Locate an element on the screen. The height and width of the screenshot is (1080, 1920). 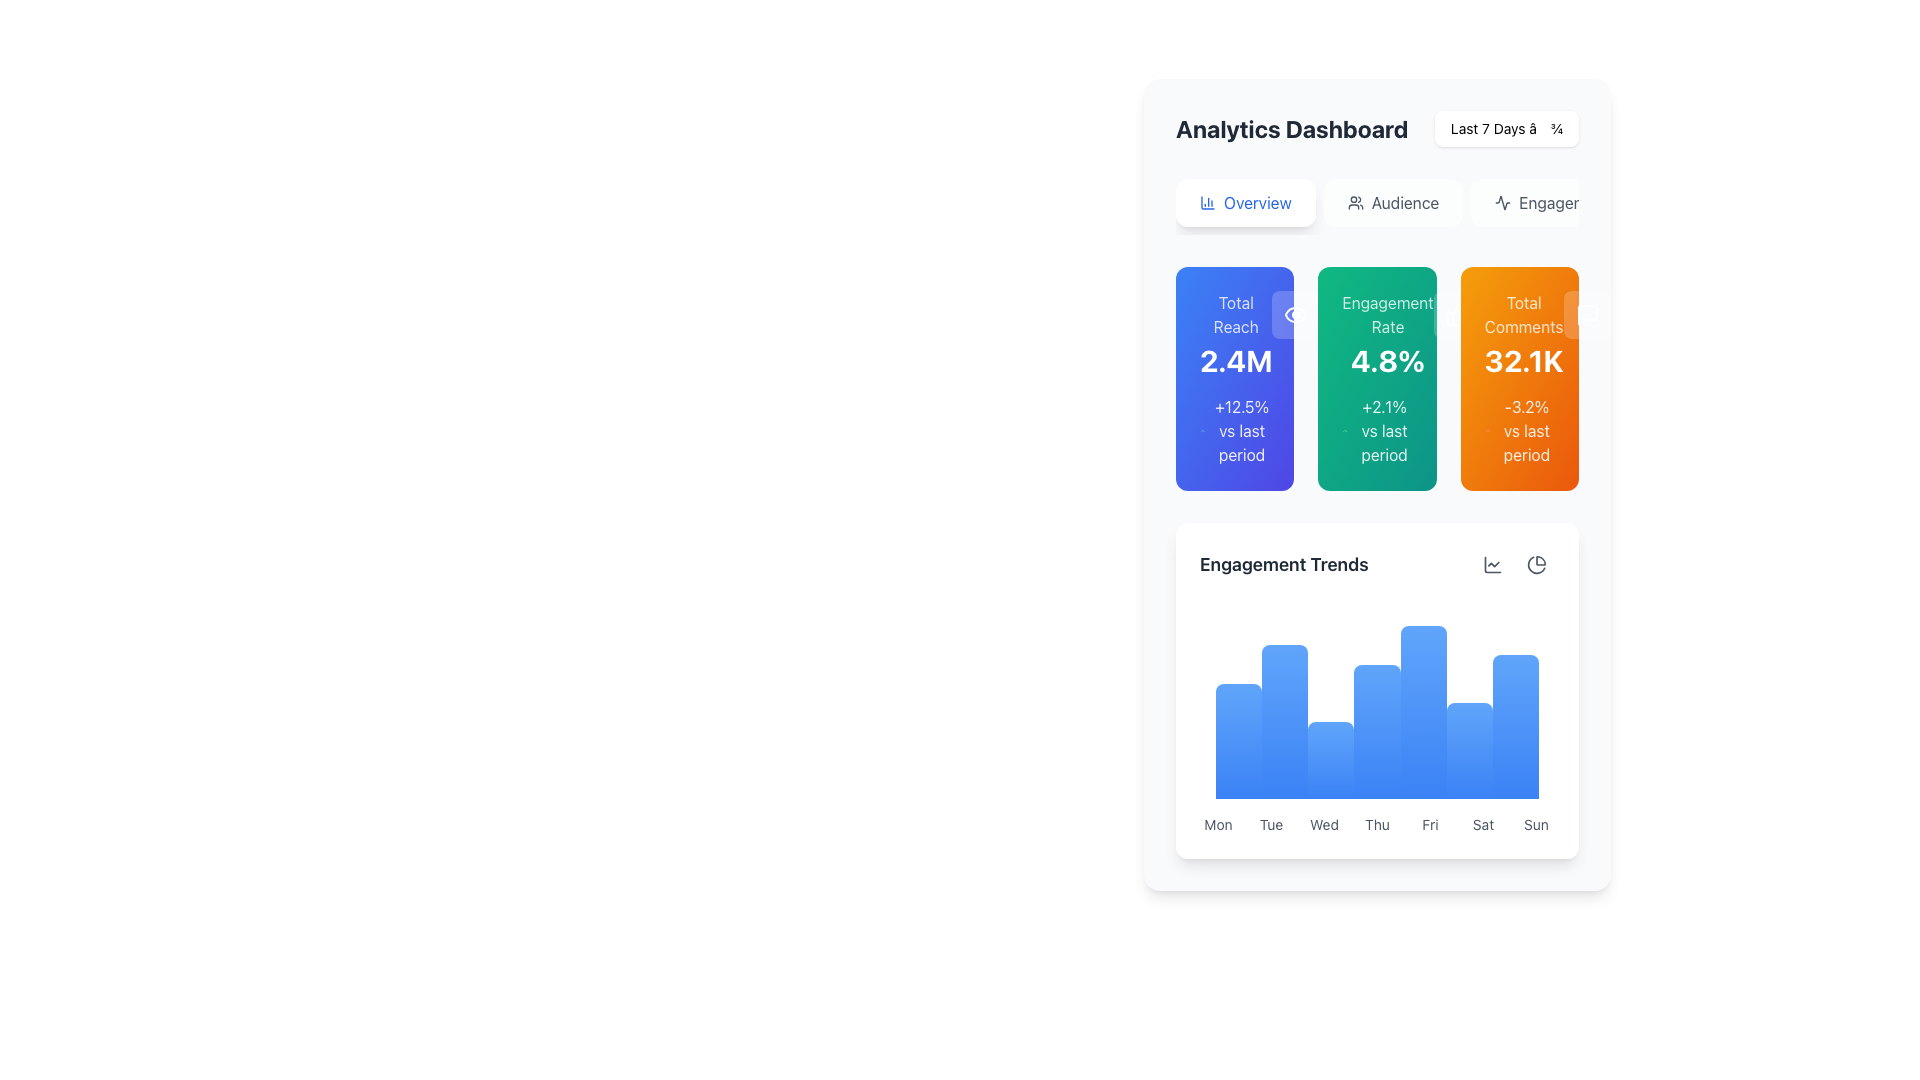
the interactive data points of the Bar chart card that visually represents engagement metrics for daily trends, located in the bottom-right section of the analytics dashboard is located at coordinates (1376, 689).